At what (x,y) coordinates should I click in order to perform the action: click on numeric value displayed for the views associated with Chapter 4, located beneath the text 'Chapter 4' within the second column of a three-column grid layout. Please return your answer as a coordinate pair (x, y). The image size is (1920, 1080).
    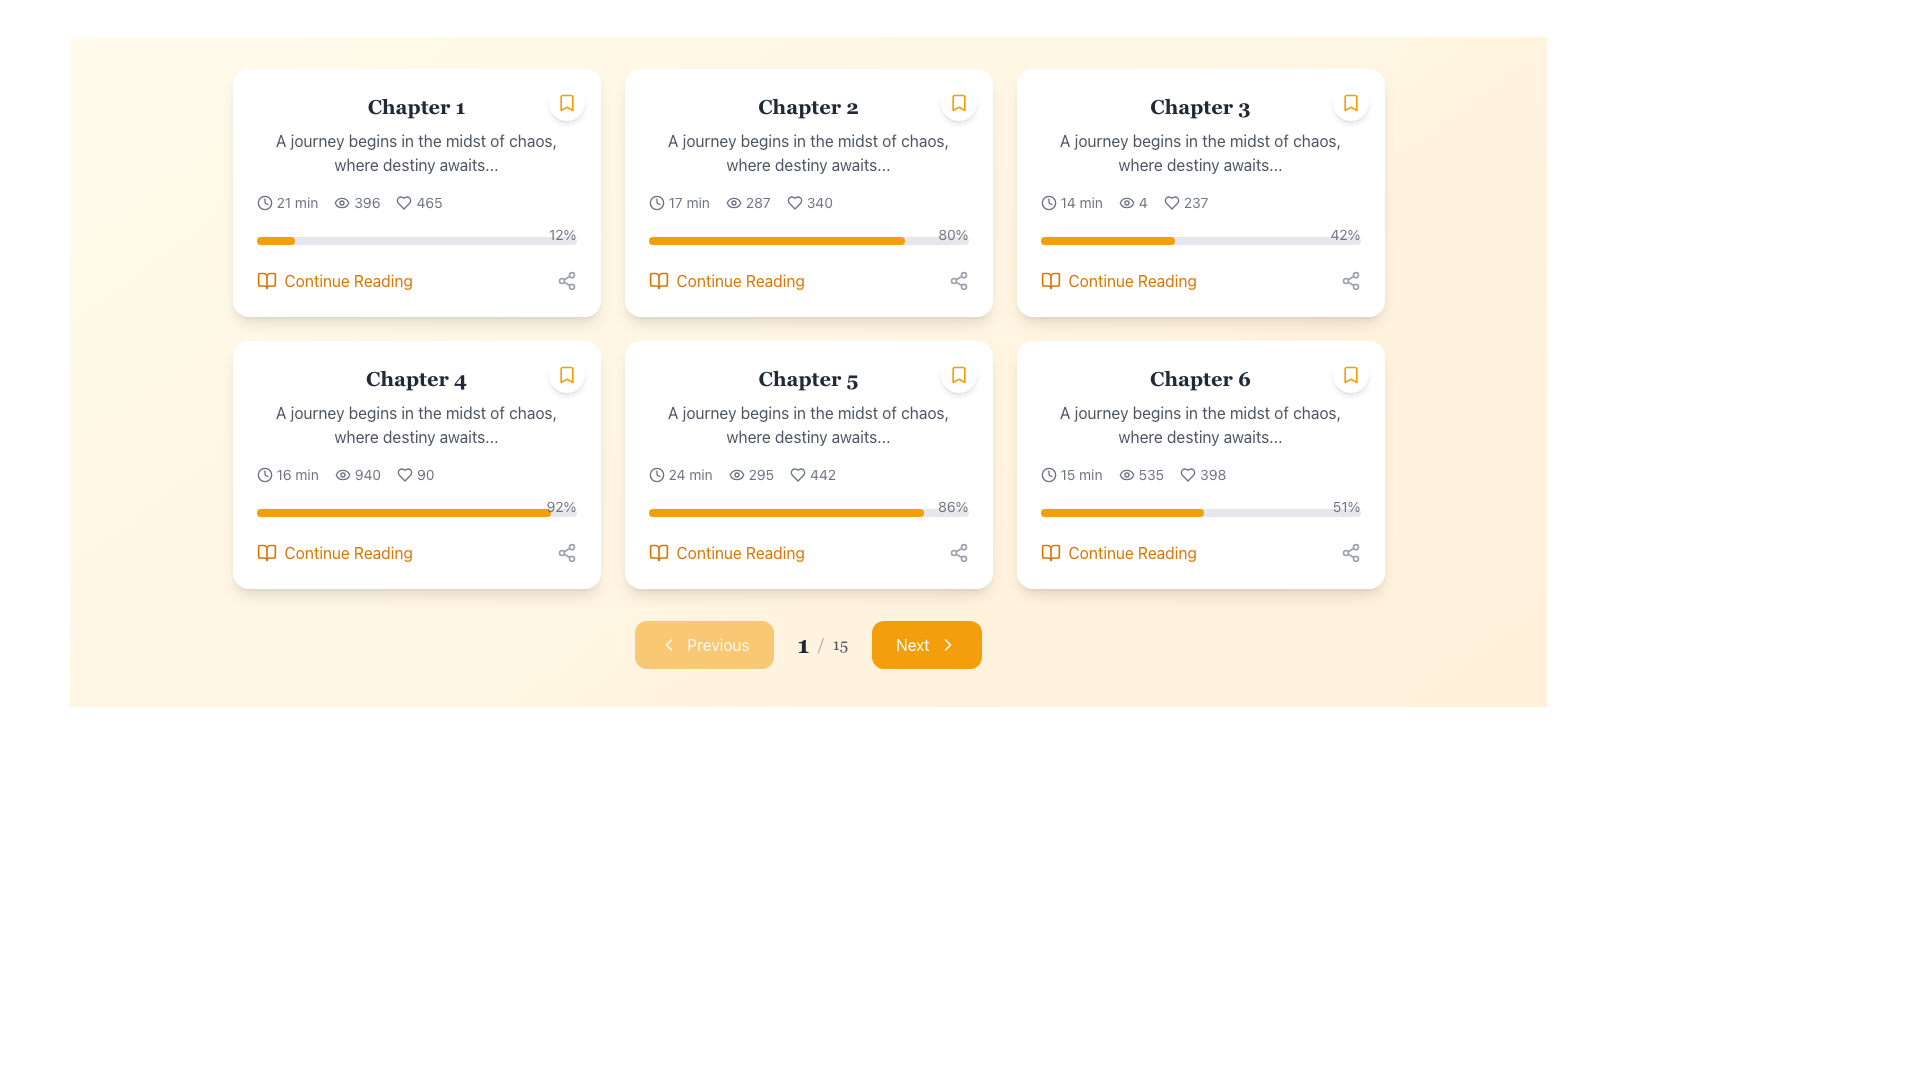
    Looking at the image, I should click on (357, 474).